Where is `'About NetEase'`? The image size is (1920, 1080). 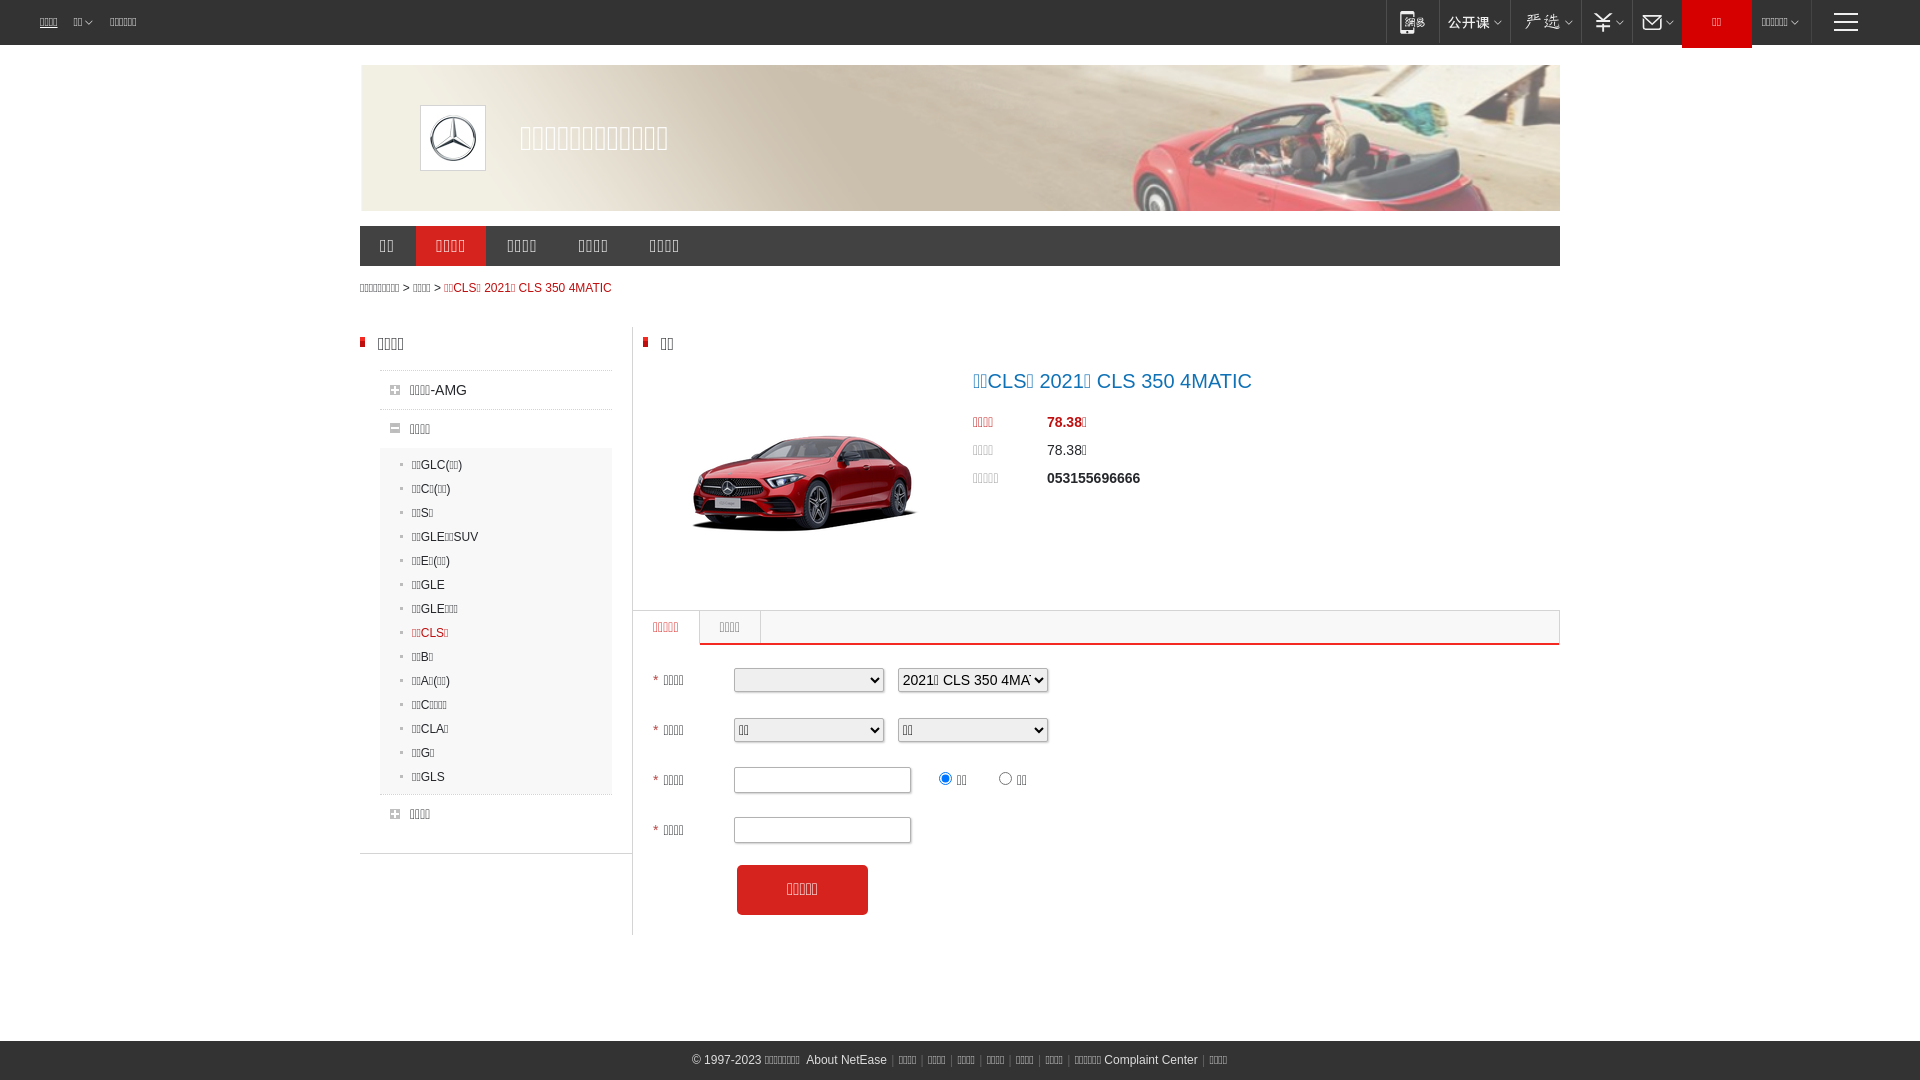
'About NetEase' is located at coordinates (846, 1059).